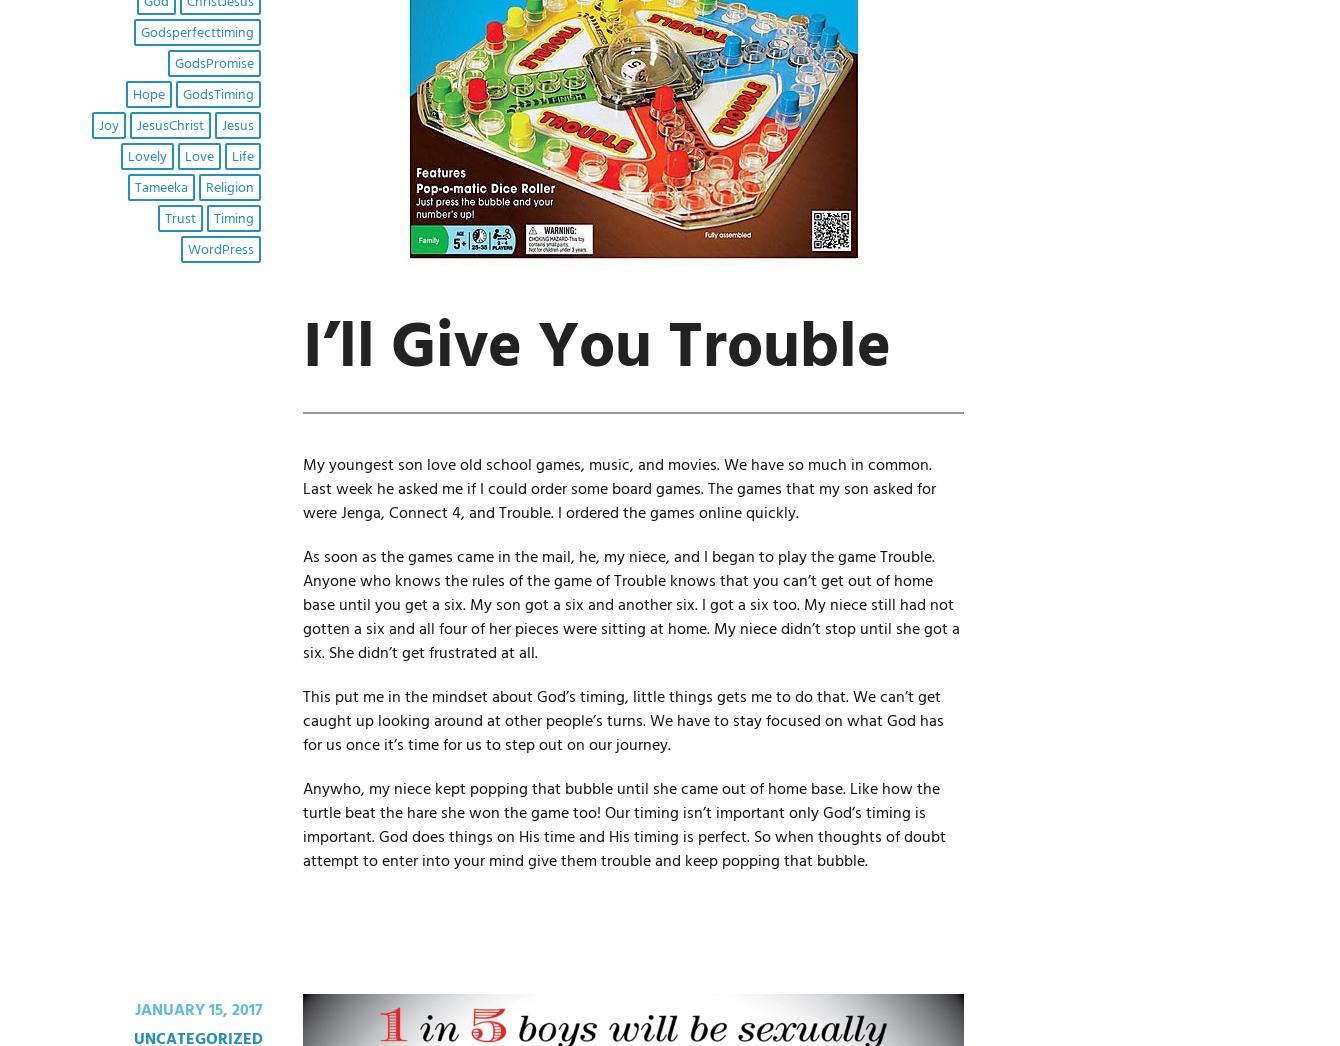 This screenshot has height=1046, width=1340. Describe the element at coordinates (629, 605) in the screenshot. I see `'As soon as the games came in the mail, he, my niece, and I began to play the game Trouble. Anyone who knows the rules of the game of Trouble knows that you can’t get out of home base until you get a six. My son got a six and another six. I got a six too. My niece still had not gotten a six and all four of her pieces were sitting at home. My niece didn’t stop until she got a six. She didn’t get frustrated at all.'` at that location.